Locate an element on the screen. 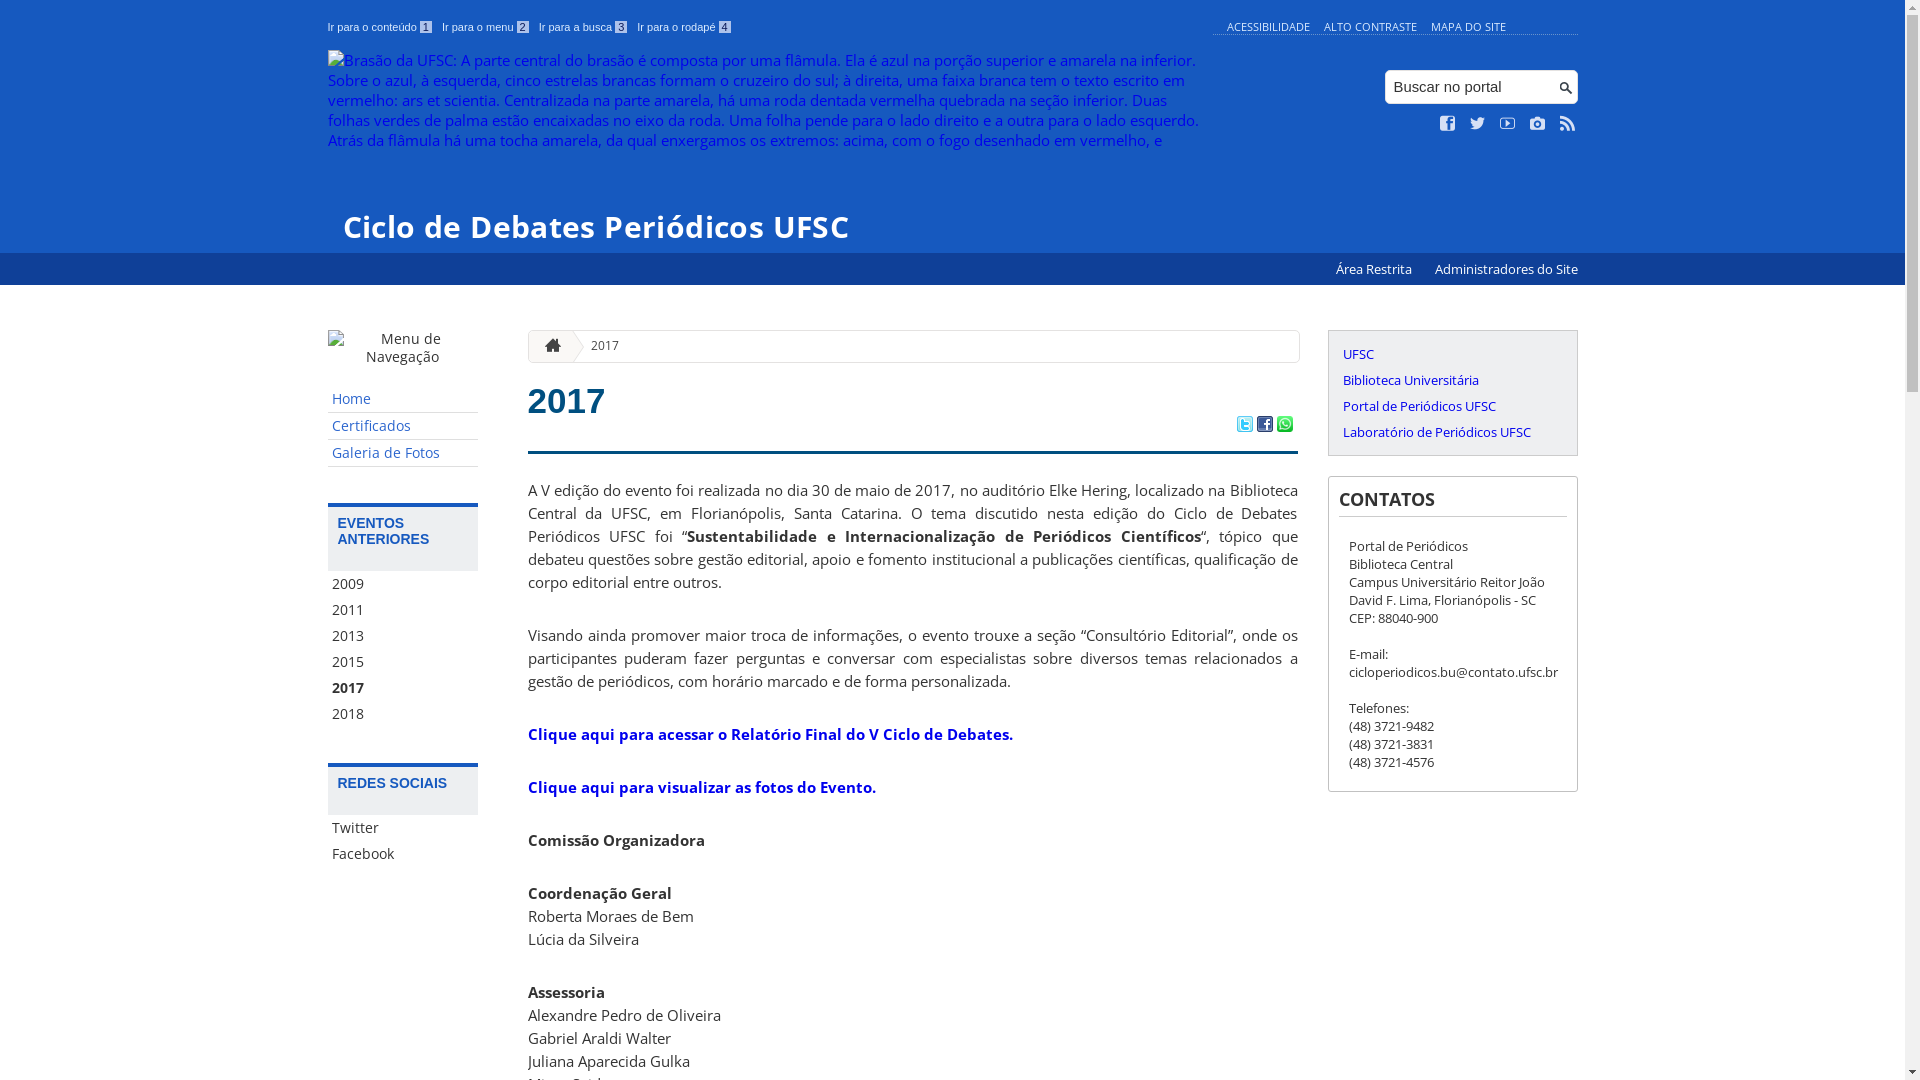  'Veja no Instagram' is located at coordinates (1536, 123).